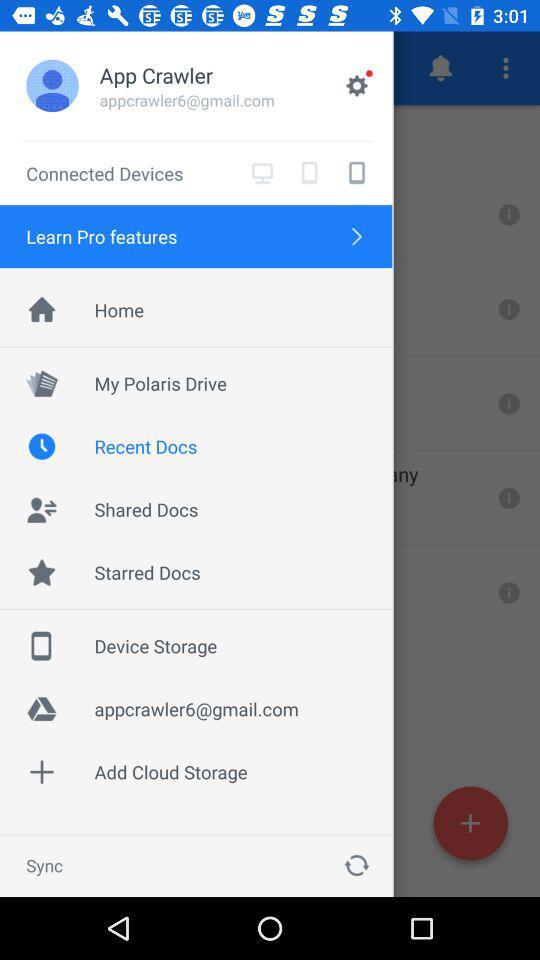 Image resolution: width=540 pixels, height=960 pixels. What do you see at coordinates (470, 827) in the screenshot?
I see `the add icon` at bounding box center [470, 827].